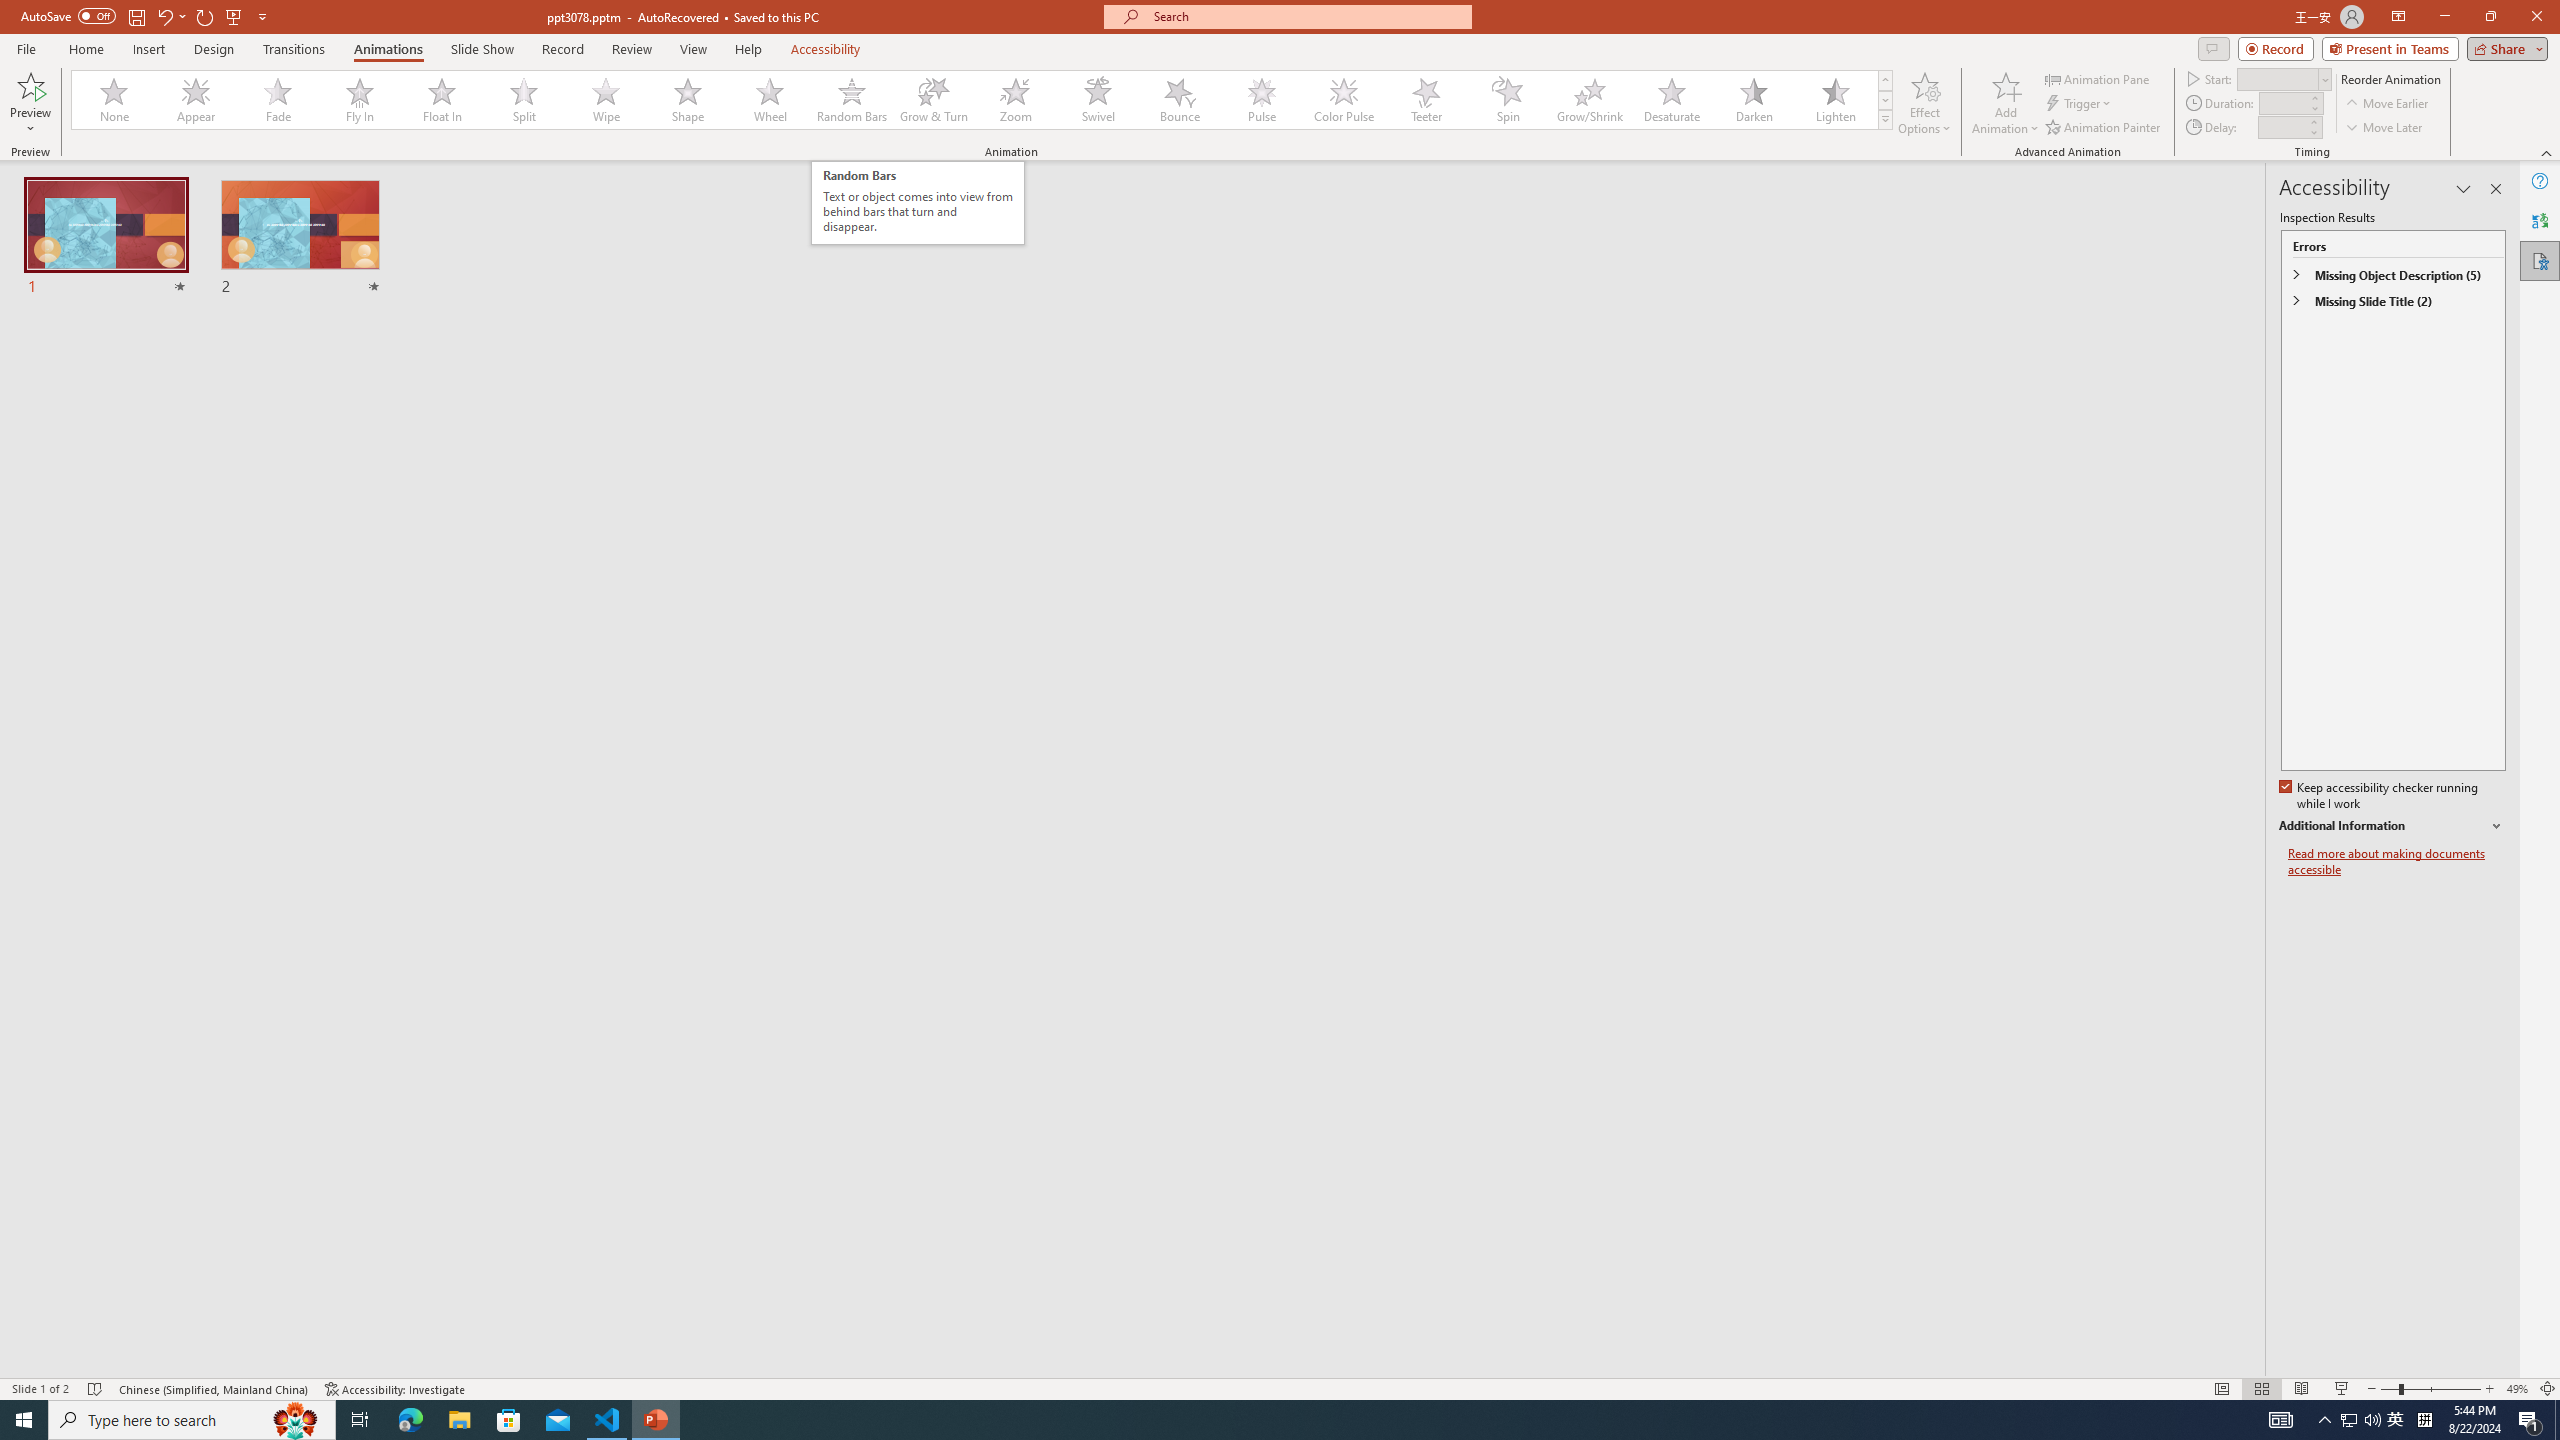  What do you see at coordinates (982, 99) in the screenshot?
I see `'AutomationID: AnimationGallery'` at bounding box center [982, 99].